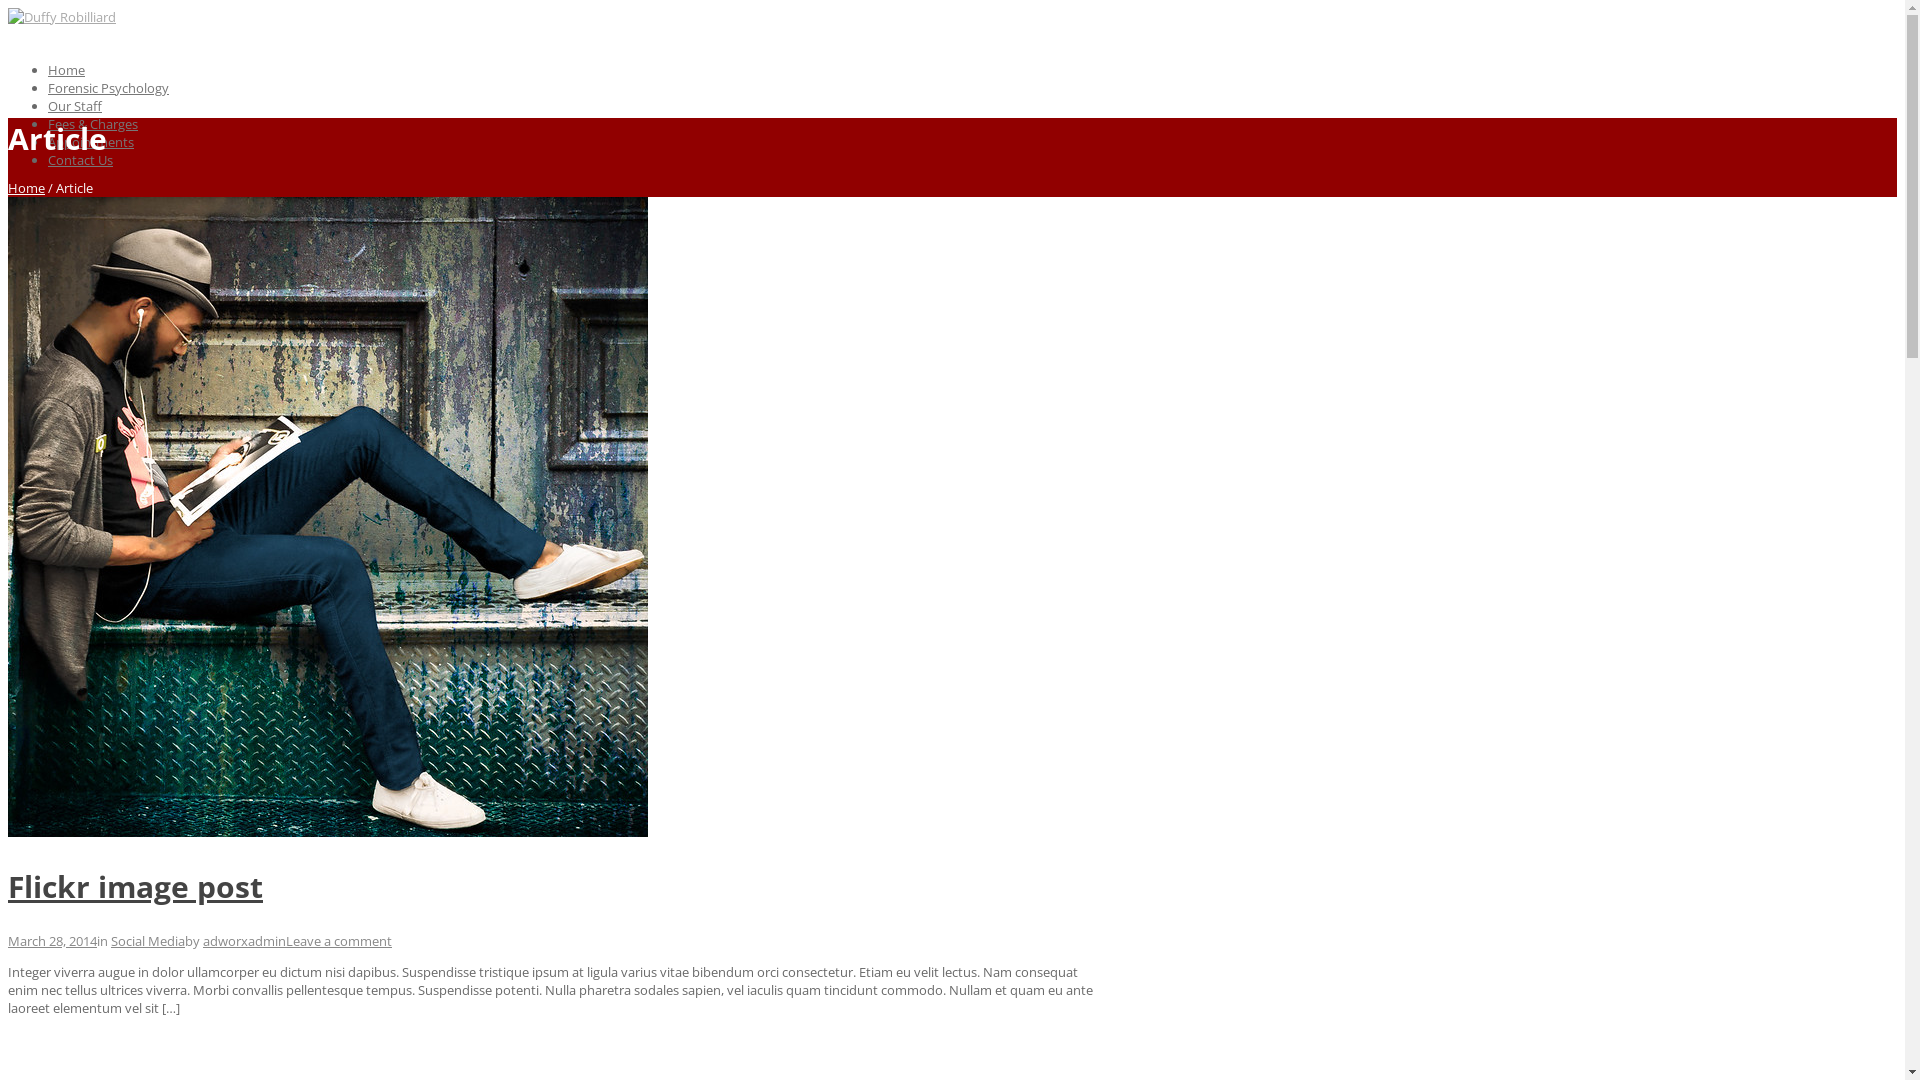 The width and height of the screenshot is (1920, 1080). What do you see at coordinates (243, 941) in the screenshot?
I see `'adworxadmin'` at bounding box center [243, 941].